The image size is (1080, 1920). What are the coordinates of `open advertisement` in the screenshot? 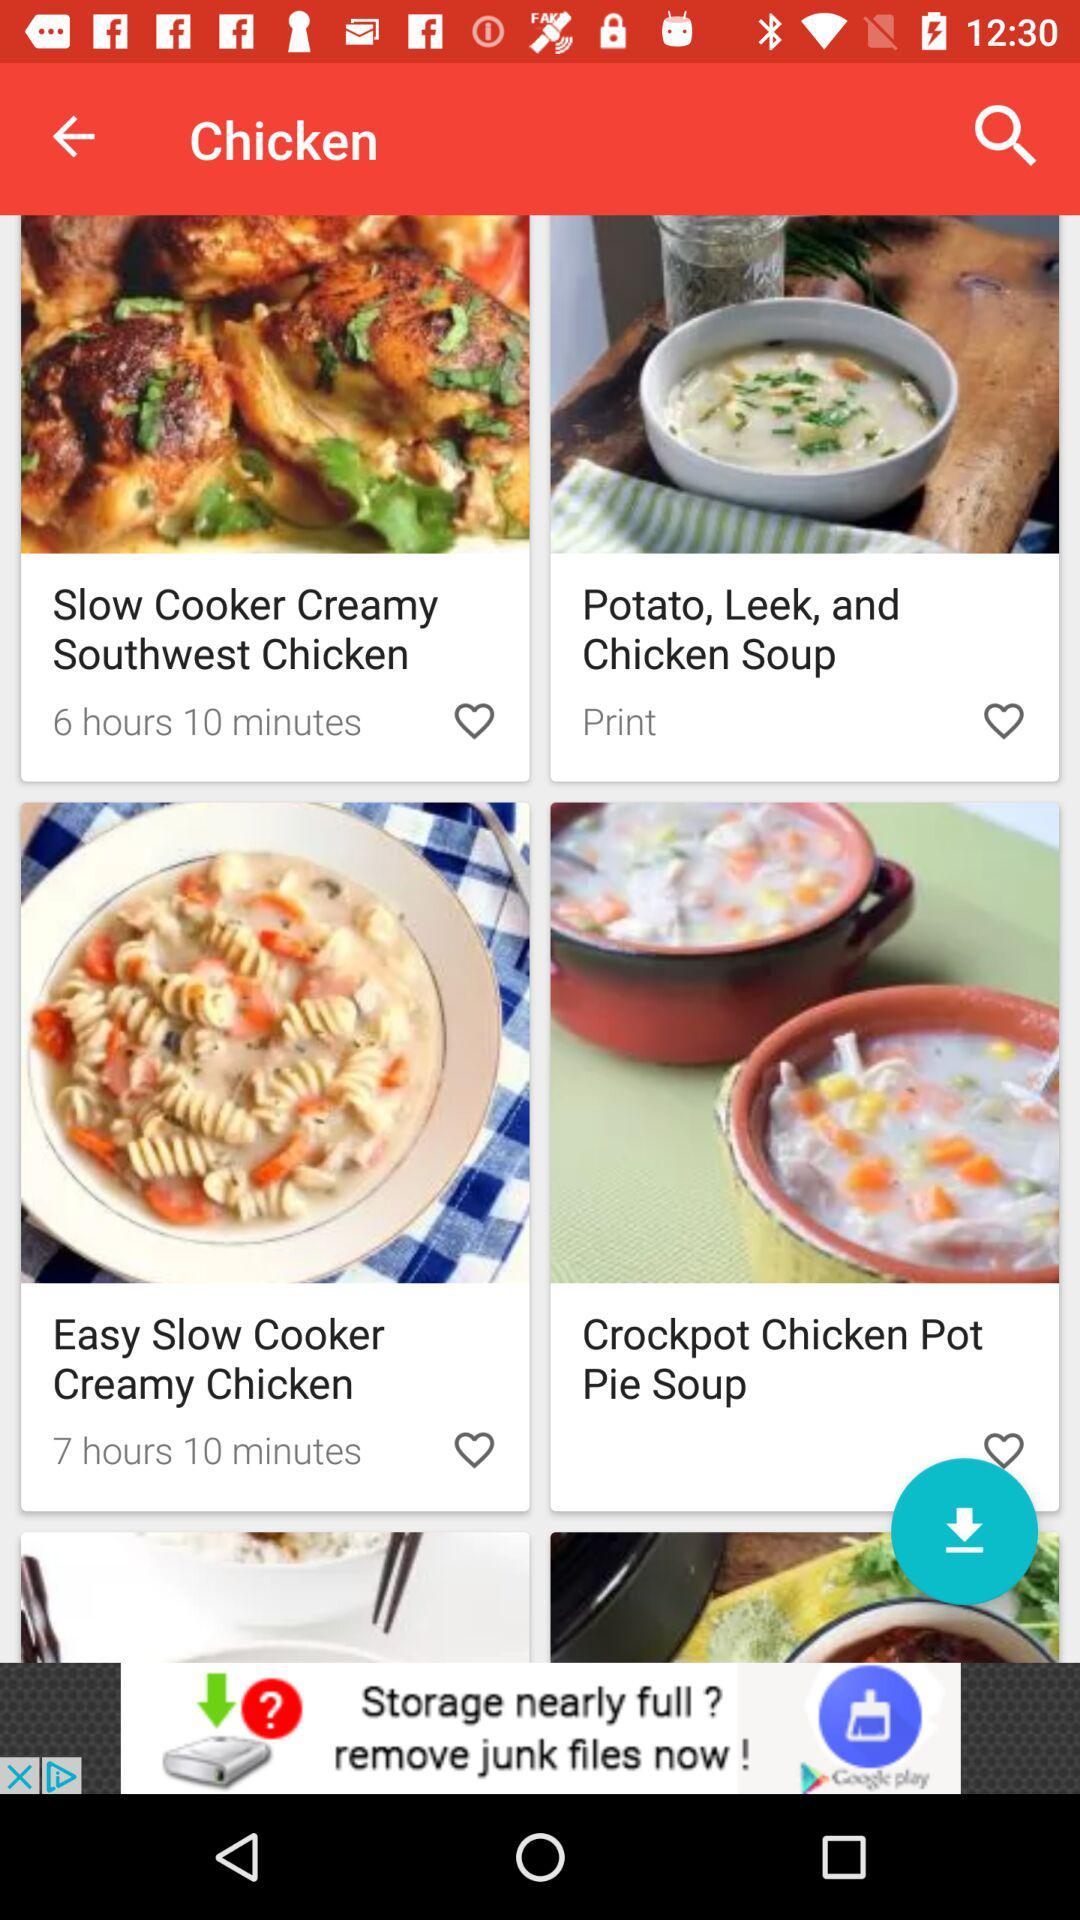 It's located at (540, 1727).